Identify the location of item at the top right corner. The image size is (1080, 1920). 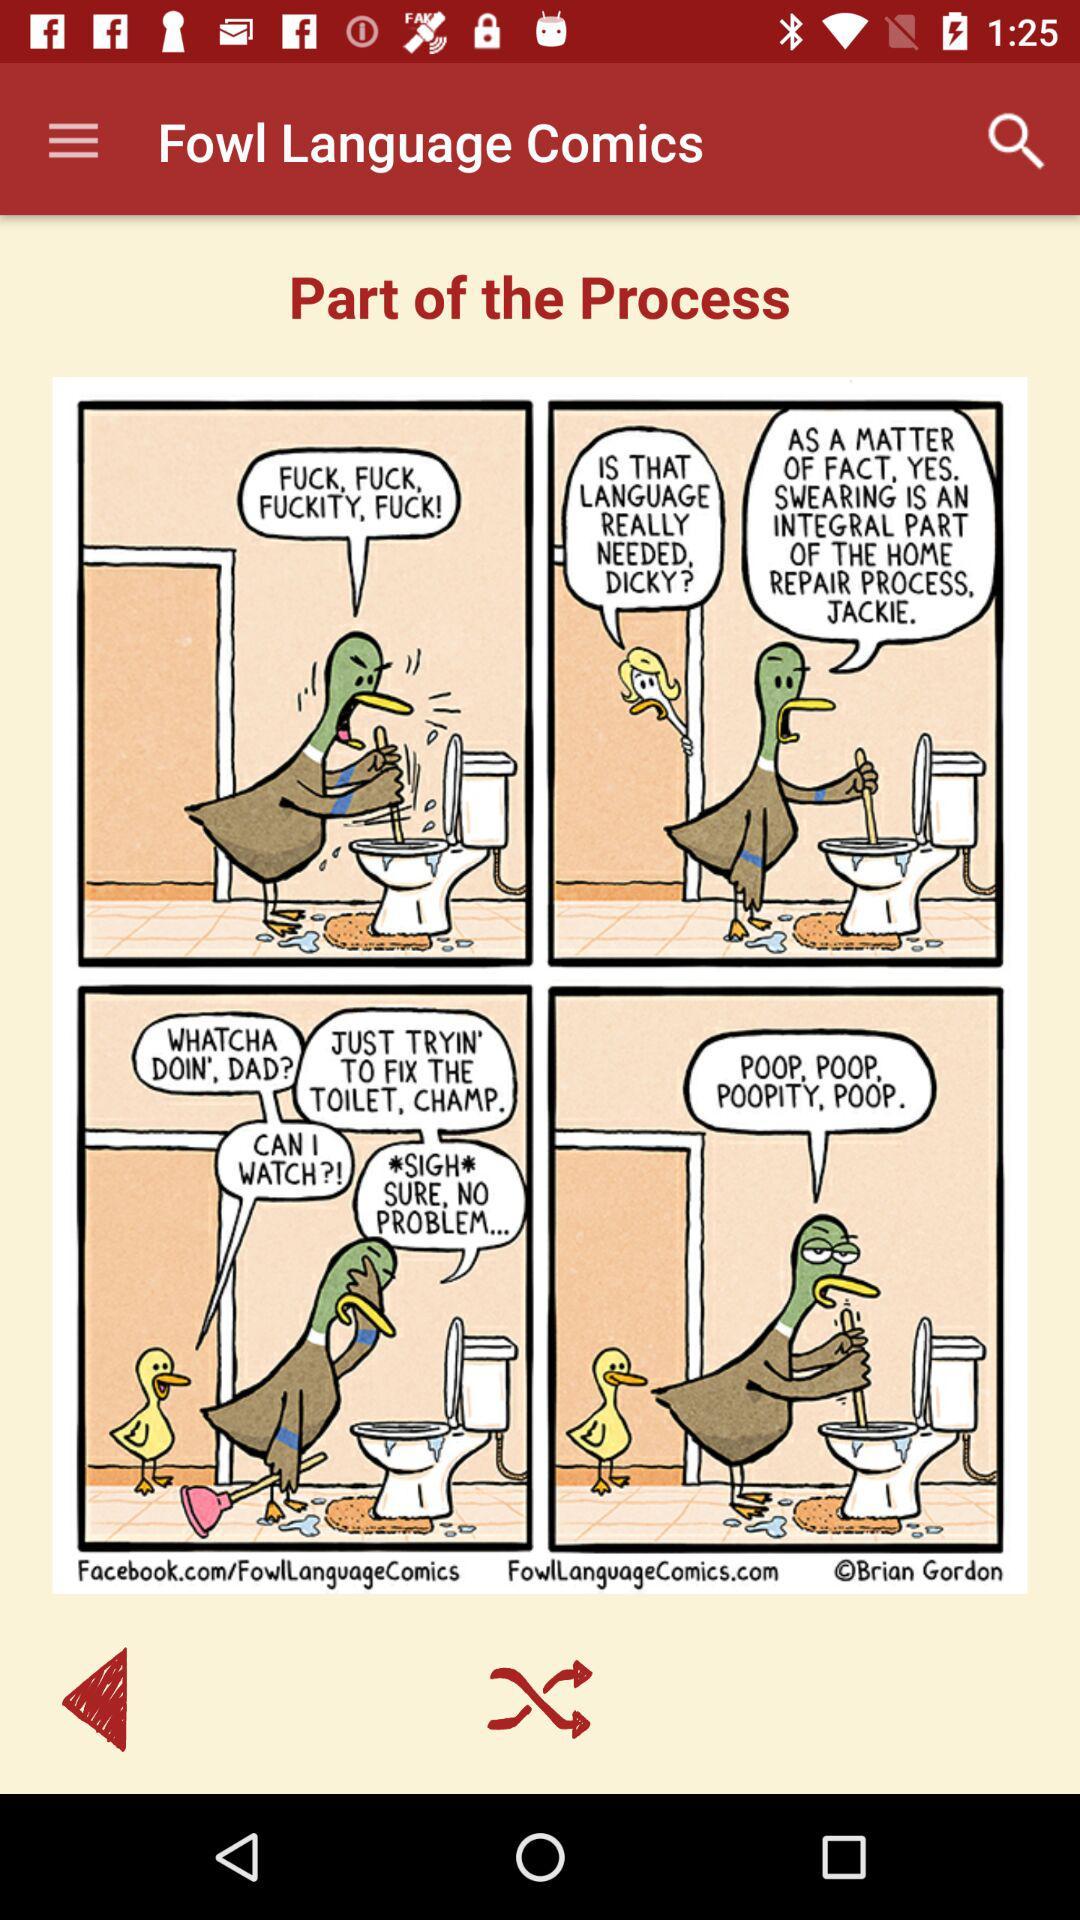
(1017, 140).